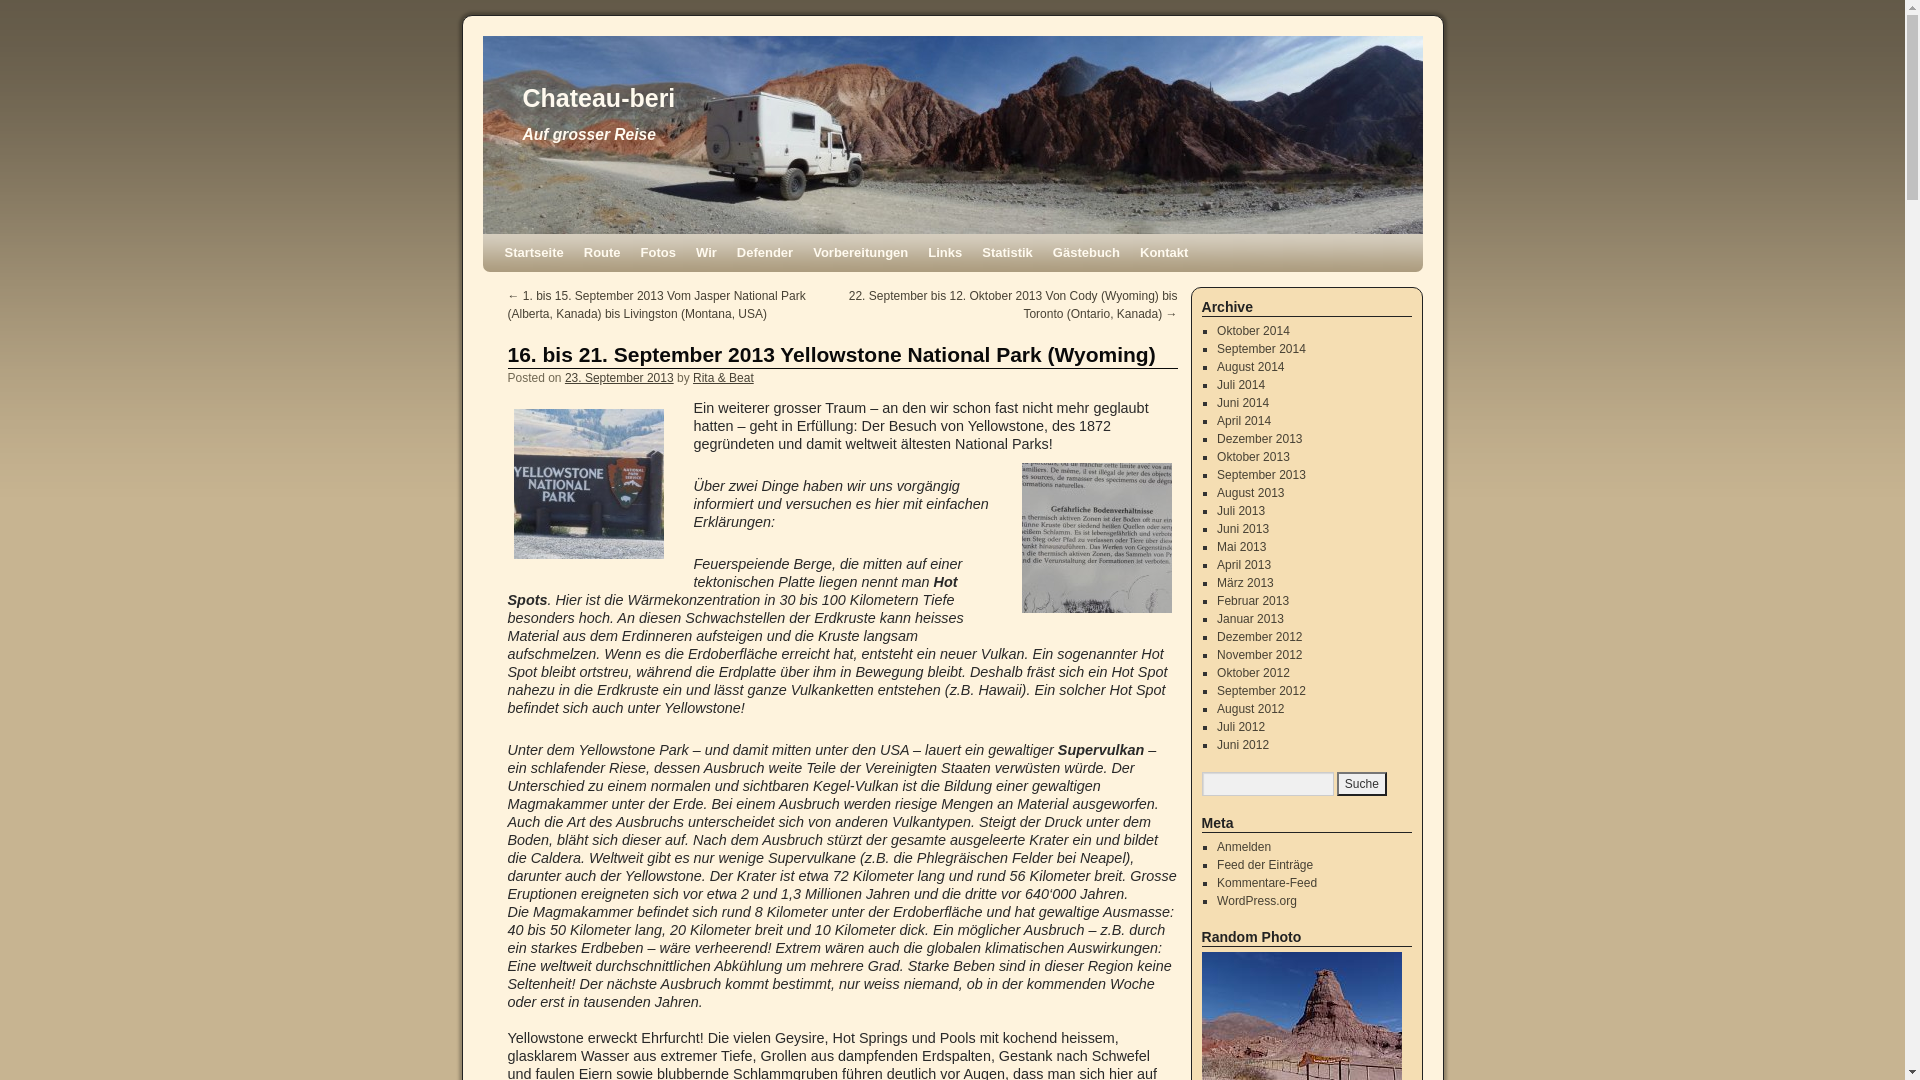 The width and height of the screenshot is (1920, 1080). Describe the element at coordinates (597, 97) in the screenshot. I see `'Chateau-beri'` at that location.